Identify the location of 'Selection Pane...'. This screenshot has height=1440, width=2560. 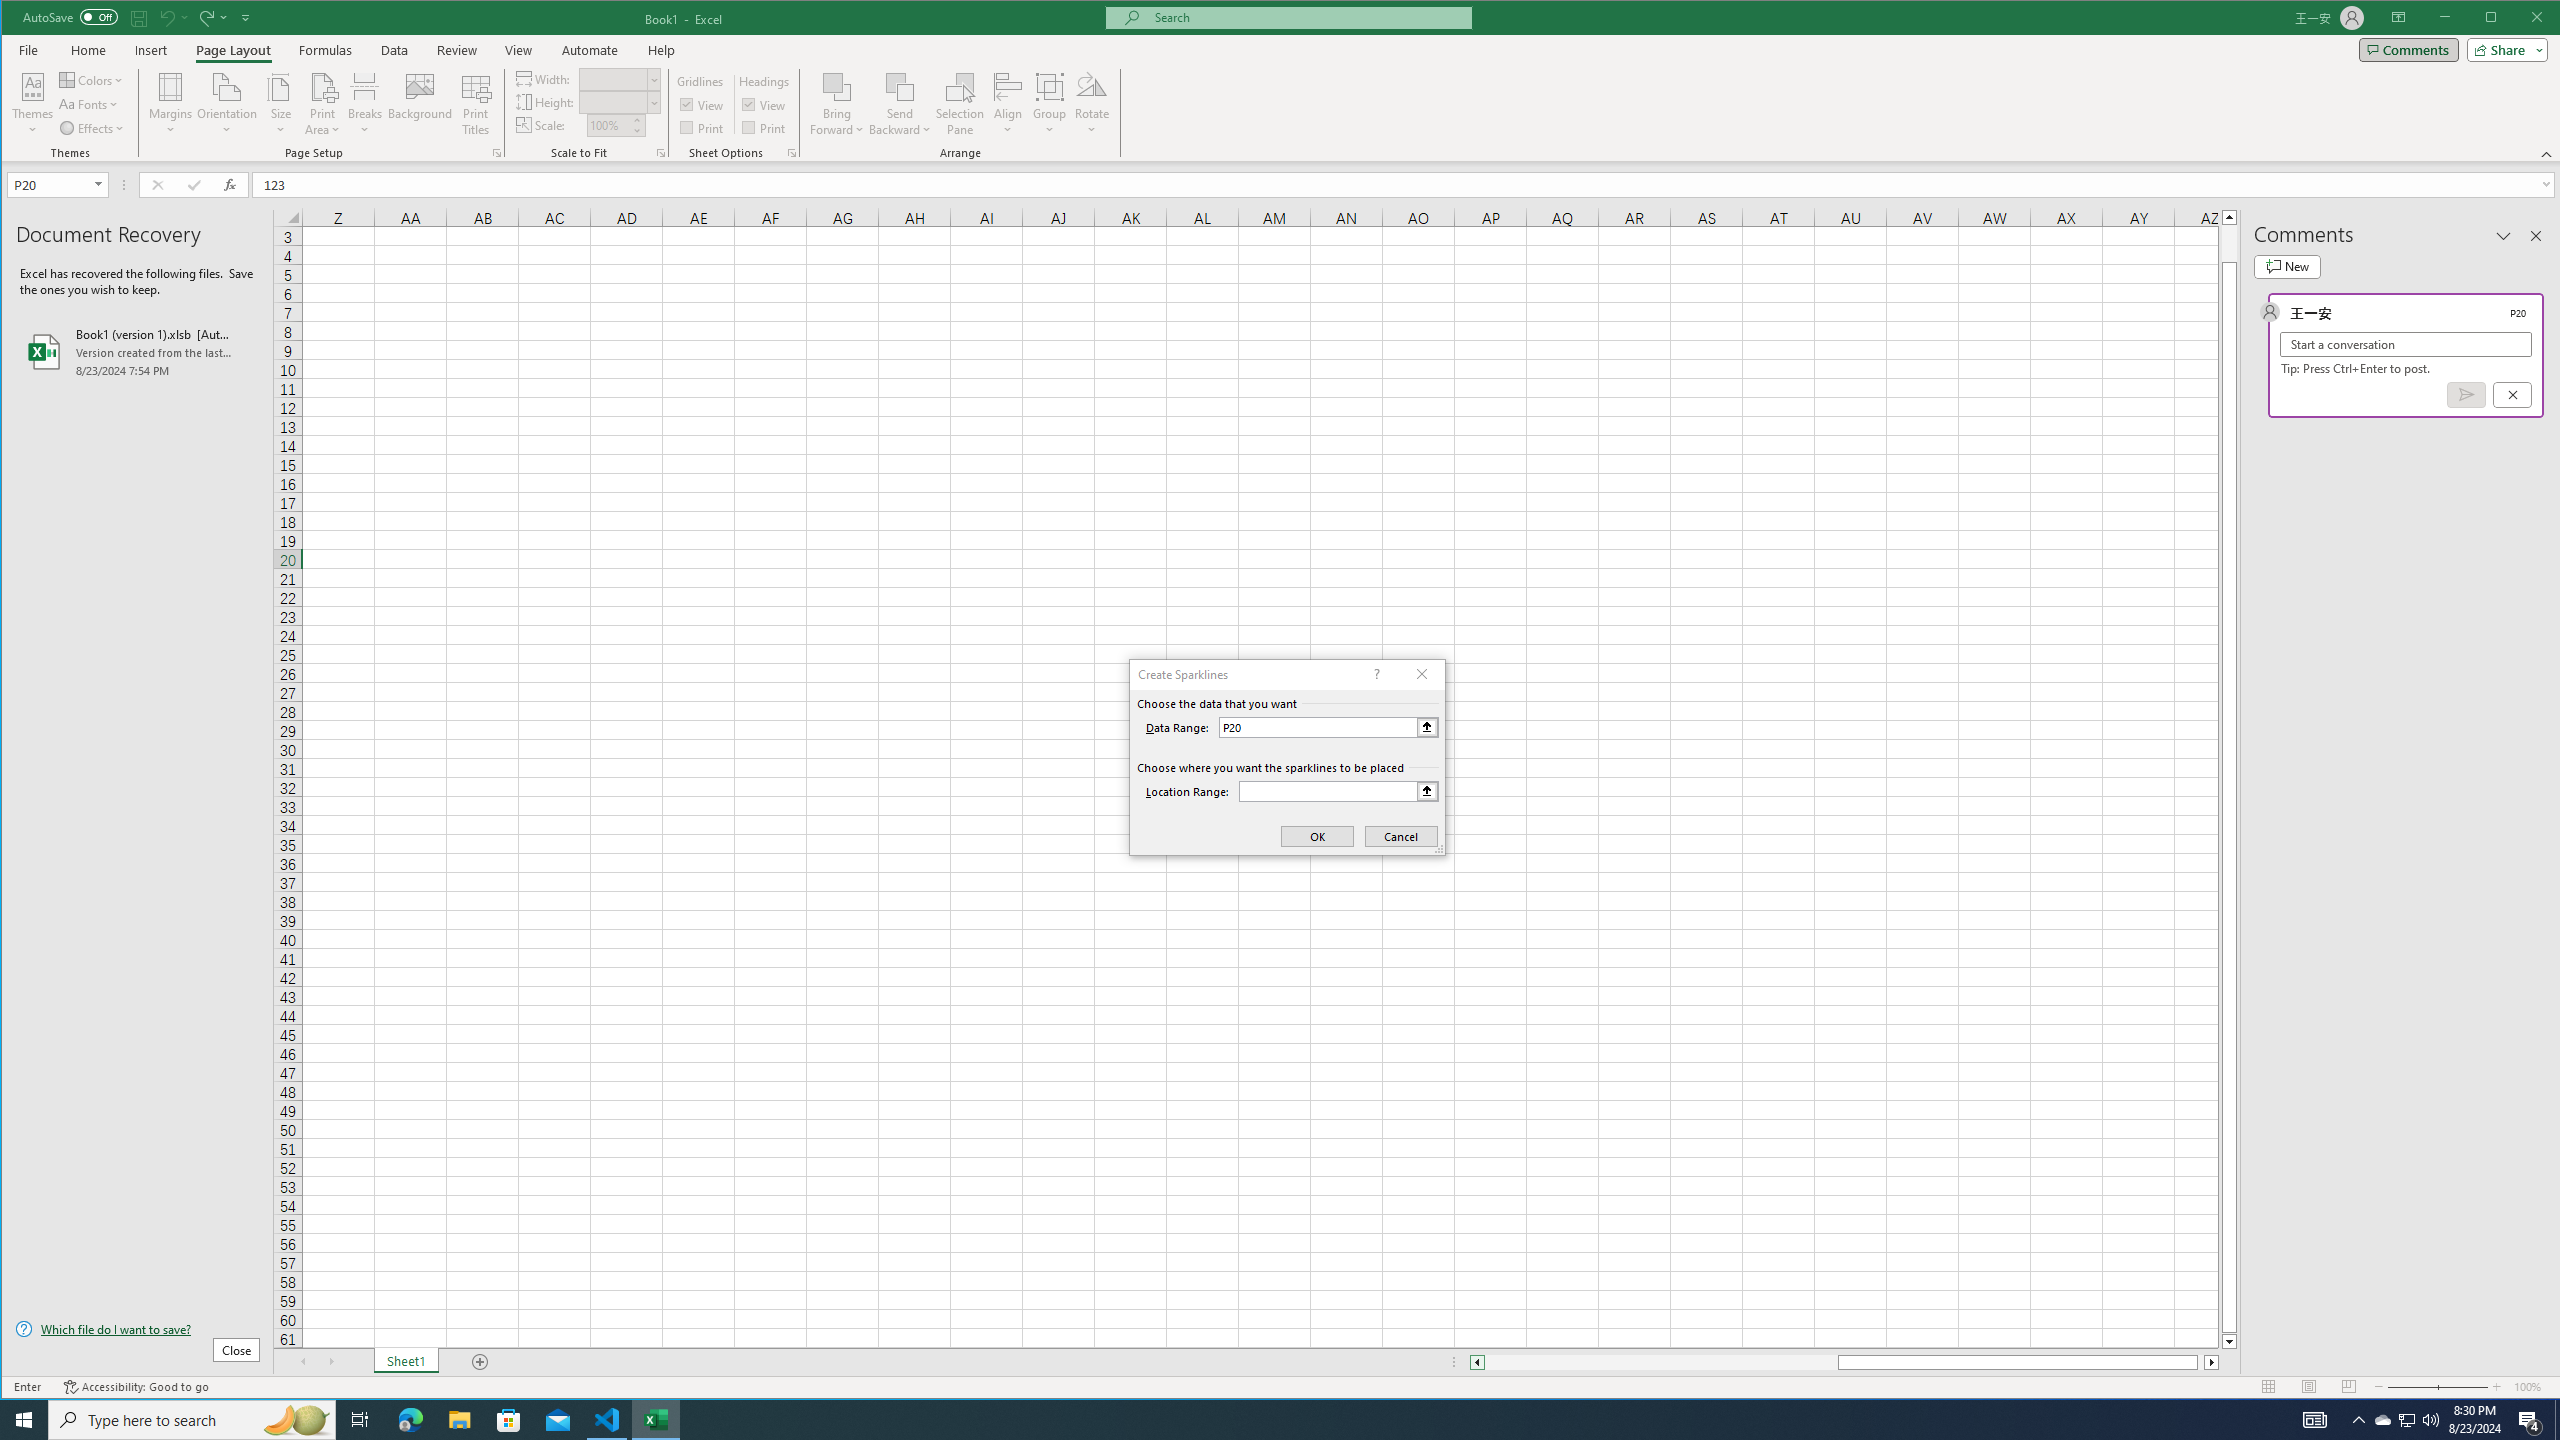
(961, 103).